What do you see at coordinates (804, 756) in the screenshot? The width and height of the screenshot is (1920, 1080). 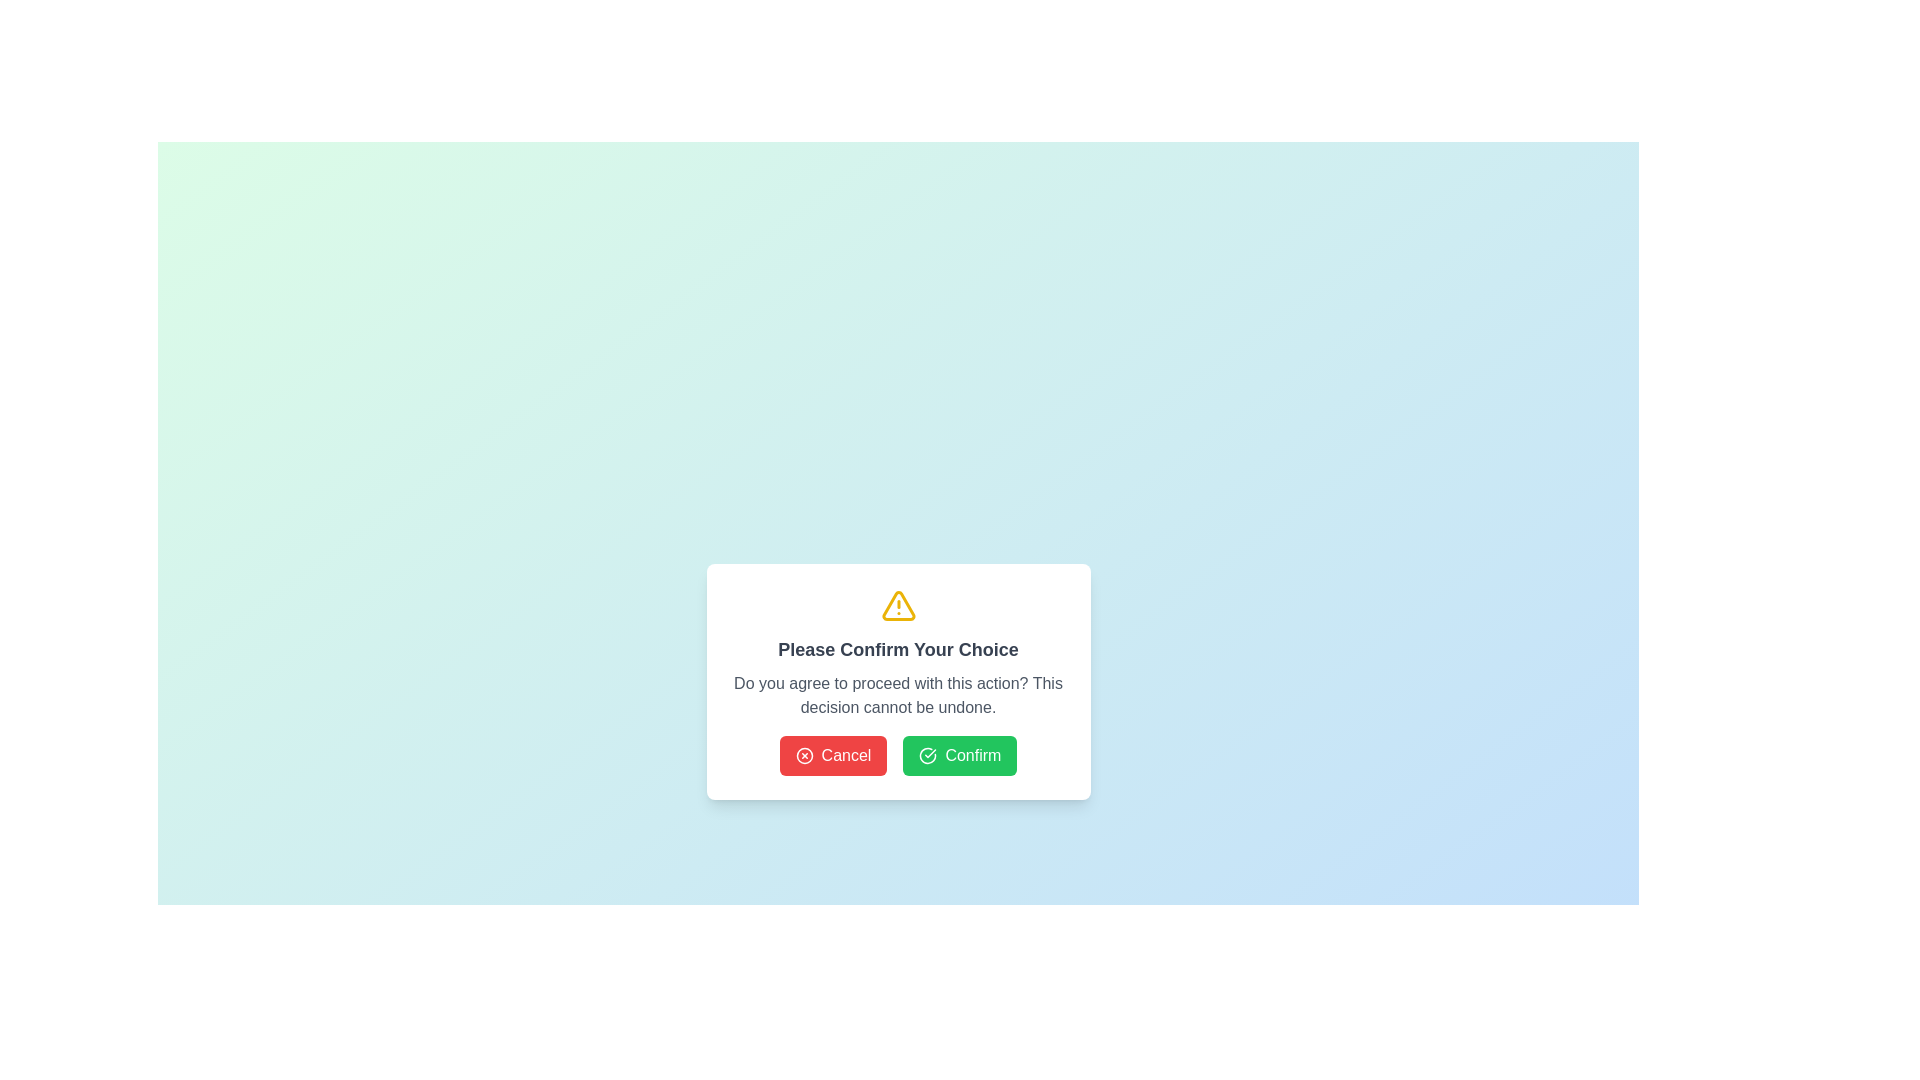 I see `the red-bordered 'Cancel' button icon that contains an 'X' on its left side and the word 'Cancel' next to it, located at the bottom left corner of the modal dialog` at bounding box center [804, 756].